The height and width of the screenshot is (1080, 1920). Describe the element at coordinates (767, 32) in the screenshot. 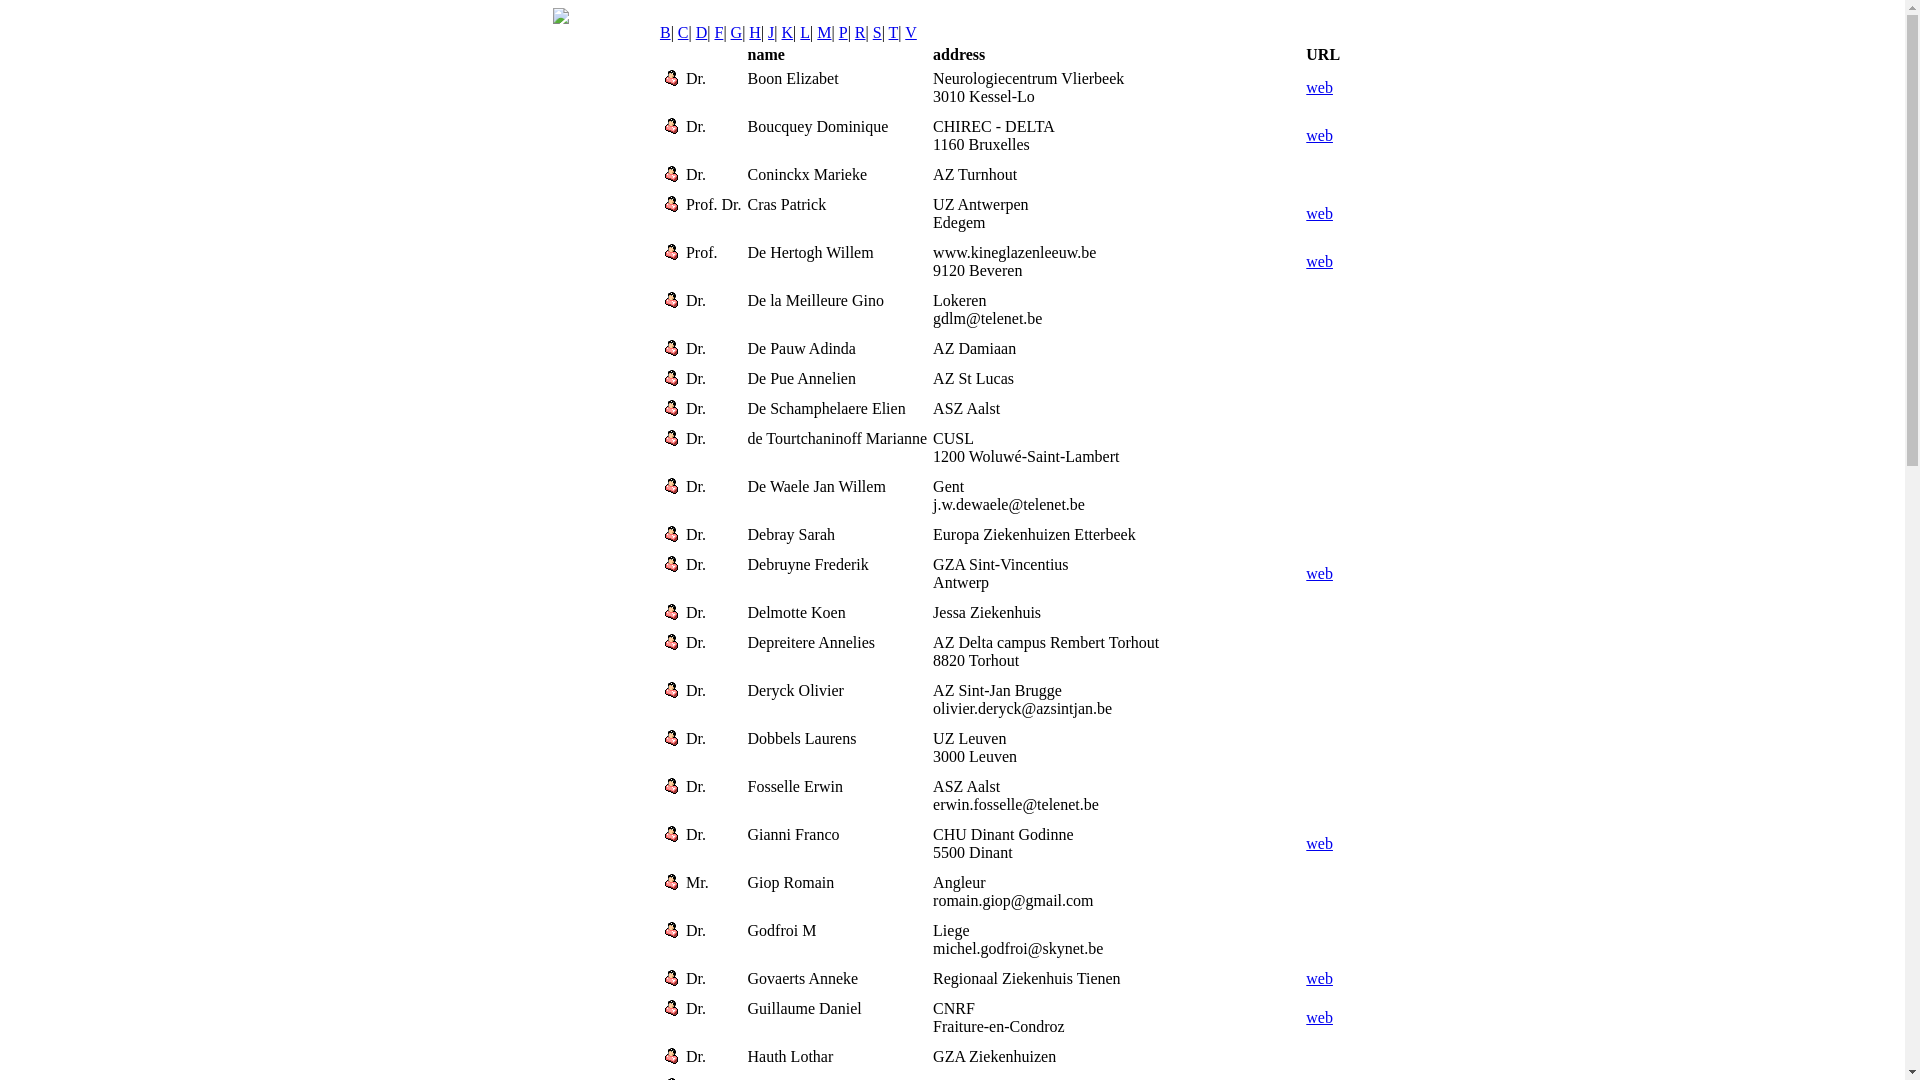

I see `'J'` at that location.